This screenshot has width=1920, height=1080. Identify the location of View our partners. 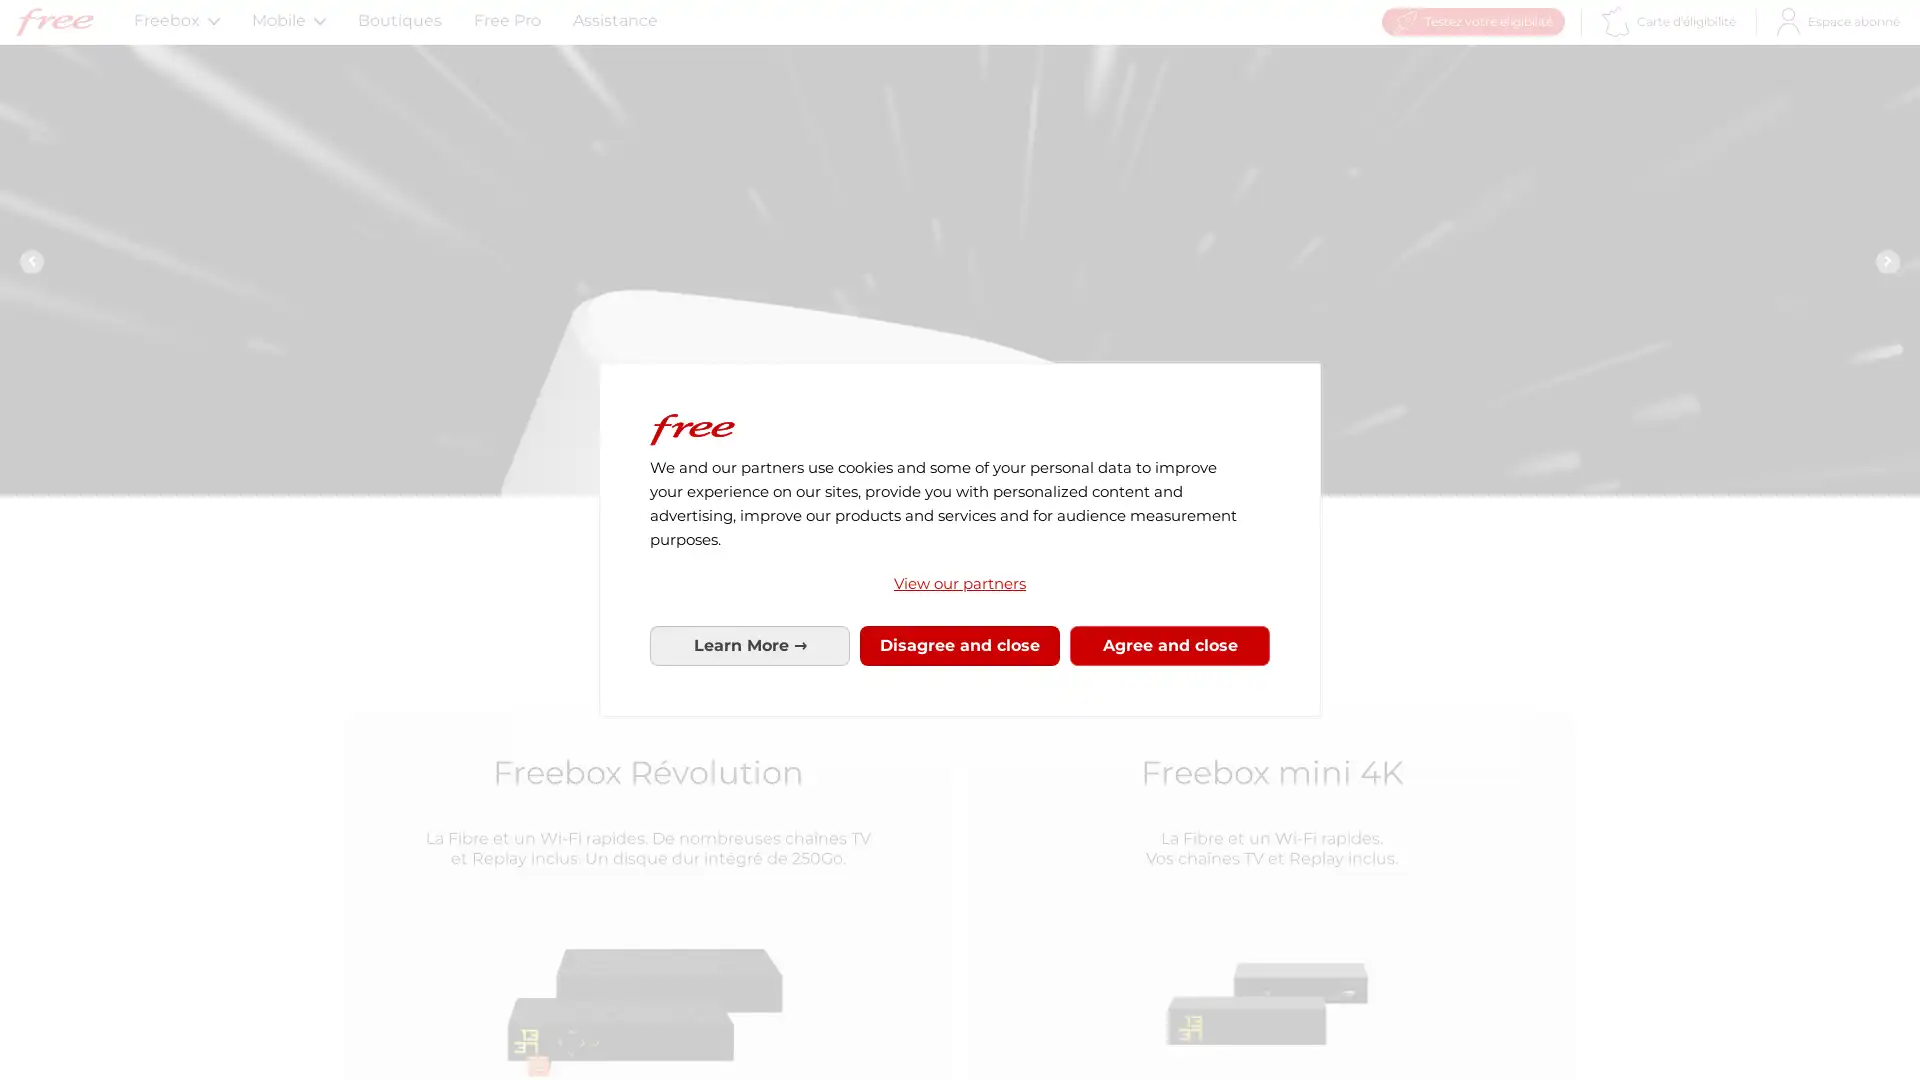
(960, 582).